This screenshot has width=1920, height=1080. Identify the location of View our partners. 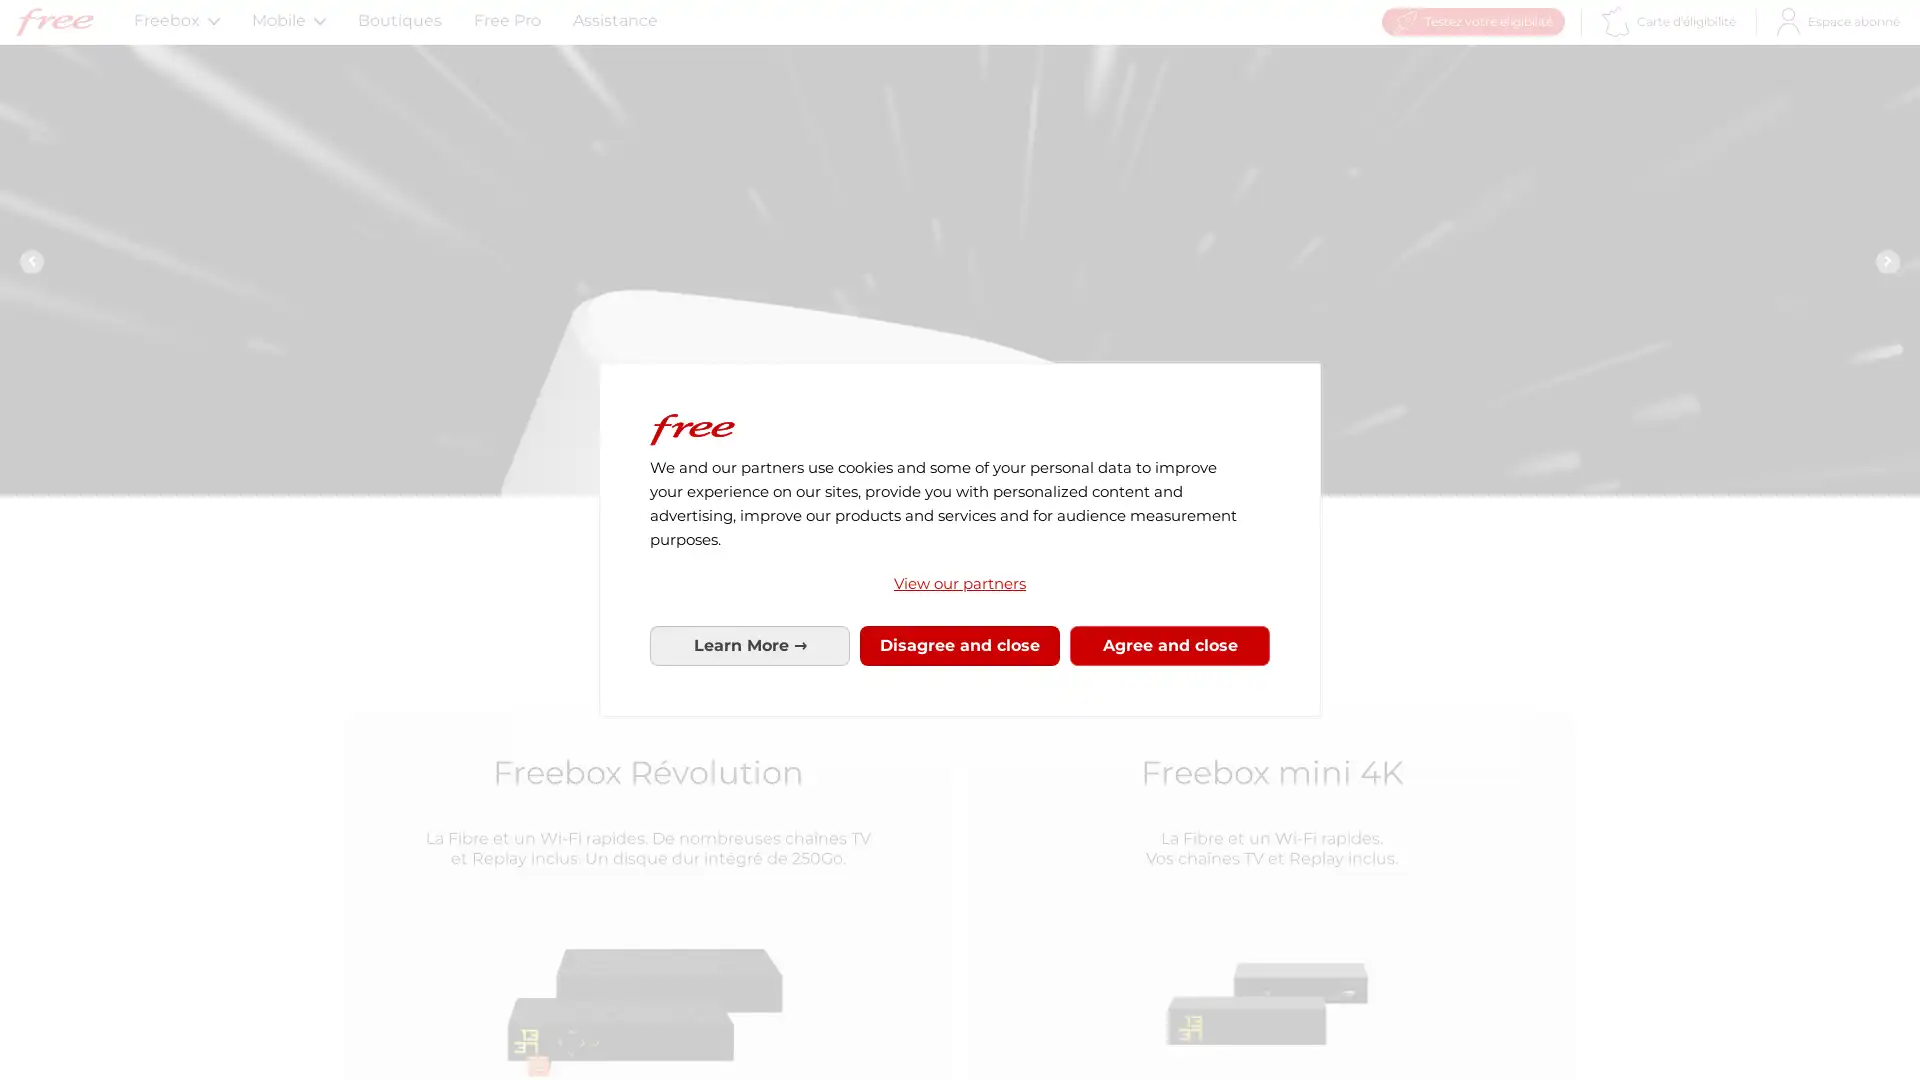
(960, 582).